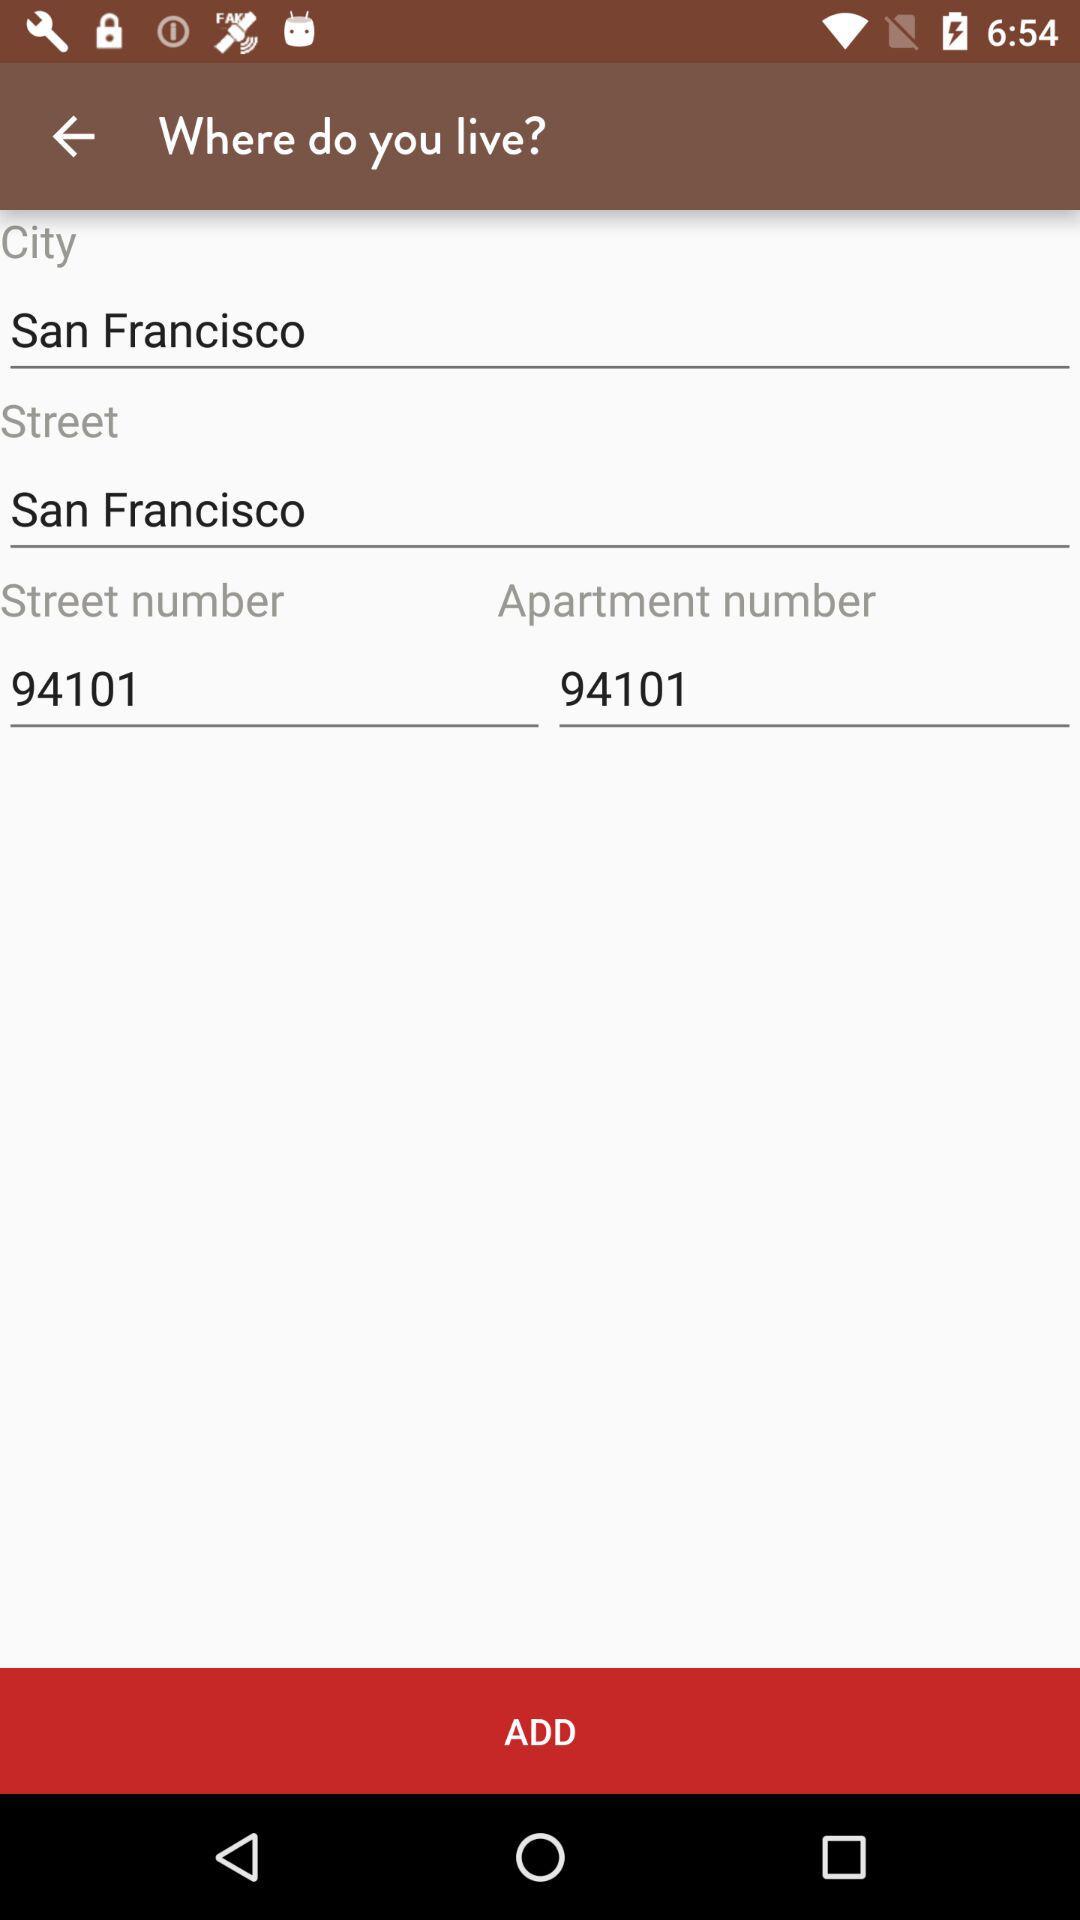 The image size is (1080, 1920). Describe the element at coordinates (72, 135) in the screenshot. I see `the app to the left of where do you icon` at that location.